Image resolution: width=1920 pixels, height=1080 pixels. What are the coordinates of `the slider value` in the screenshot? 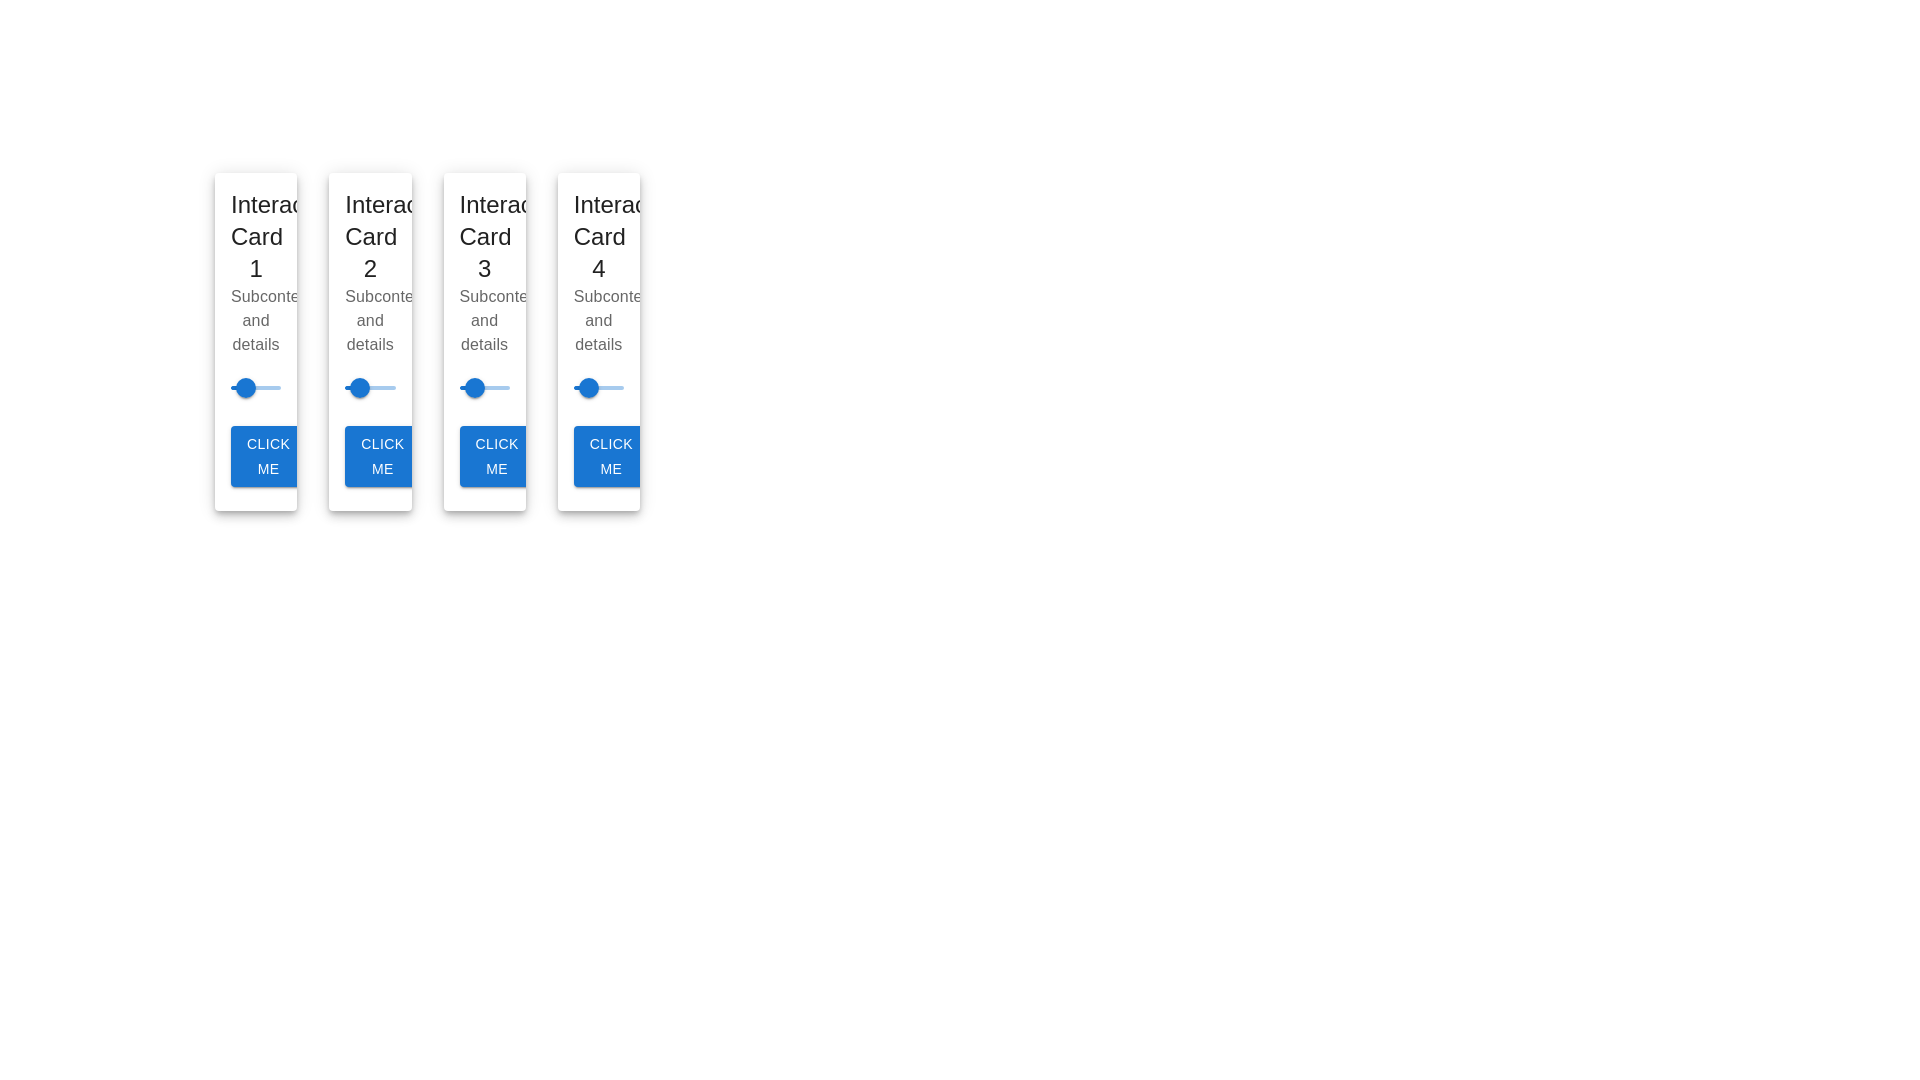 It's located at (453, 388).